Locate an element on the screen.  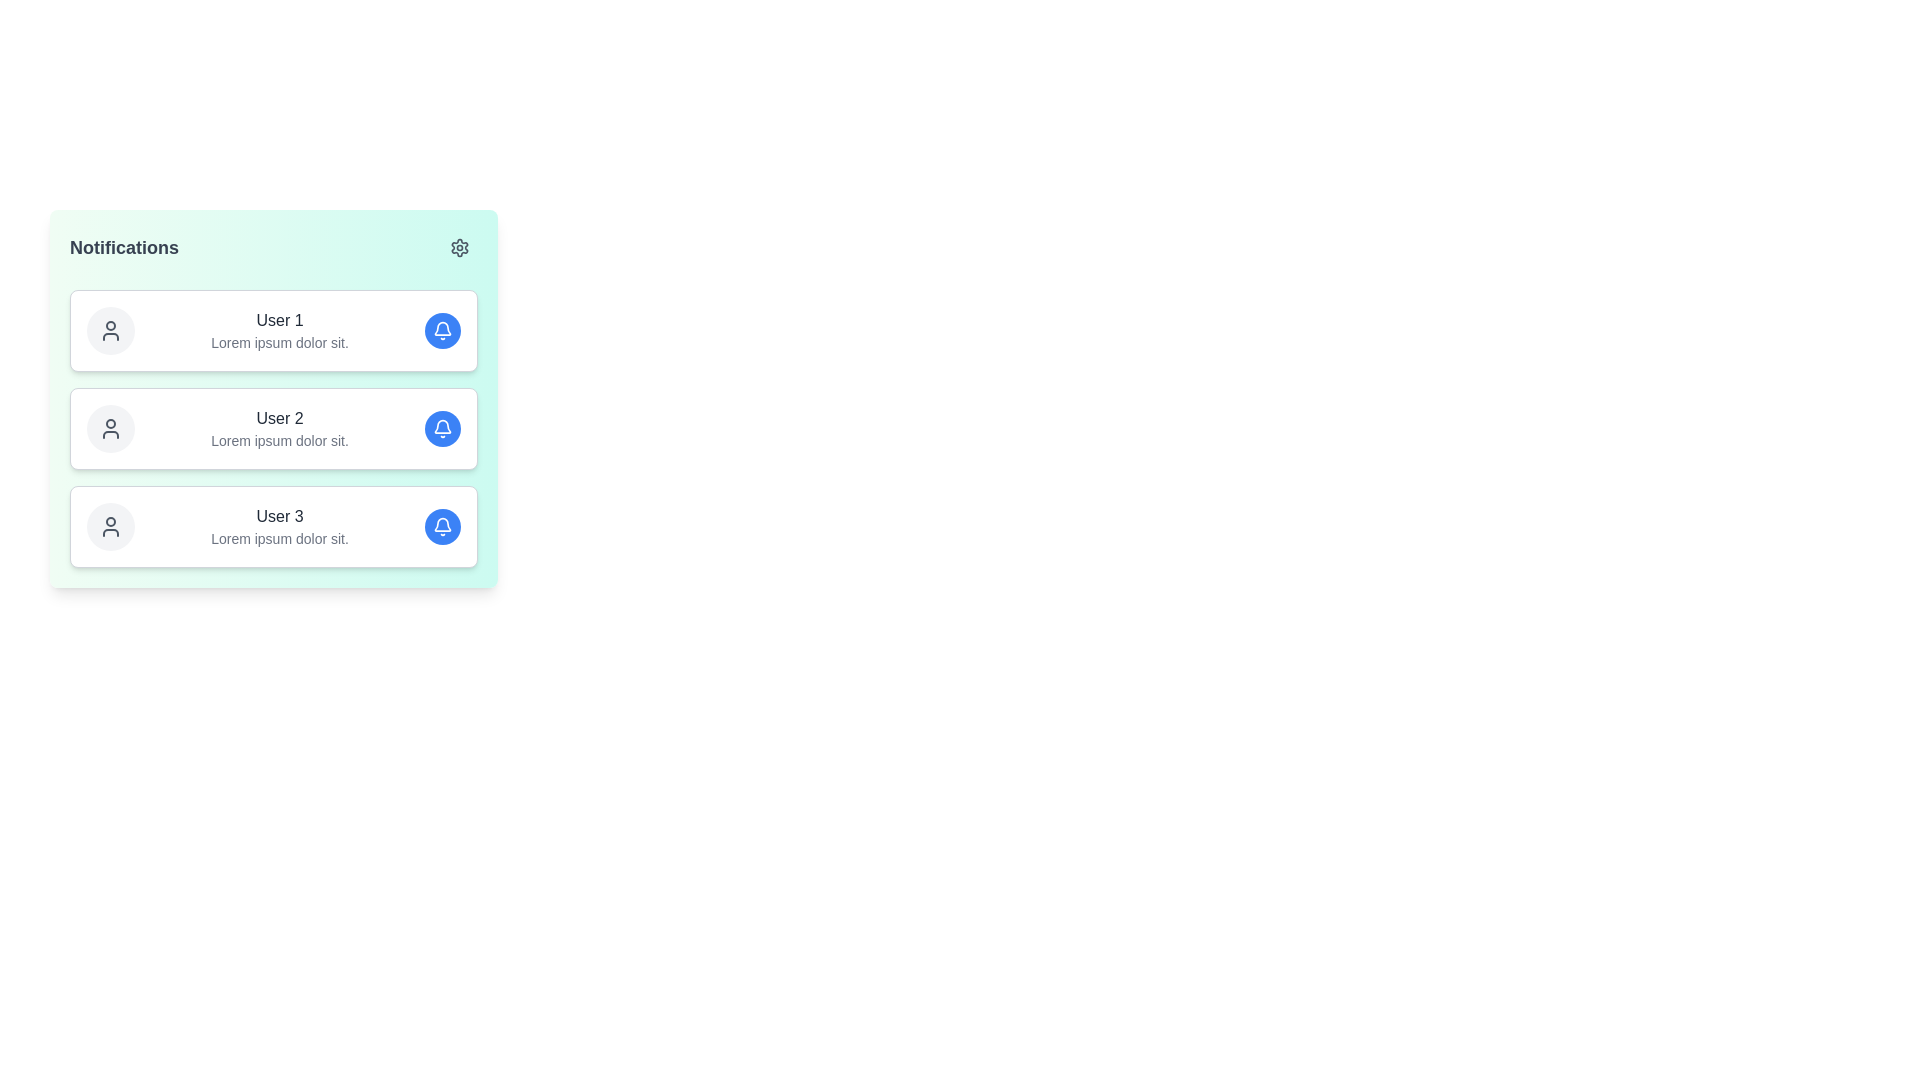
the user-related information text display located in the middle position of the notification card list is located at coordinates (278, 427).